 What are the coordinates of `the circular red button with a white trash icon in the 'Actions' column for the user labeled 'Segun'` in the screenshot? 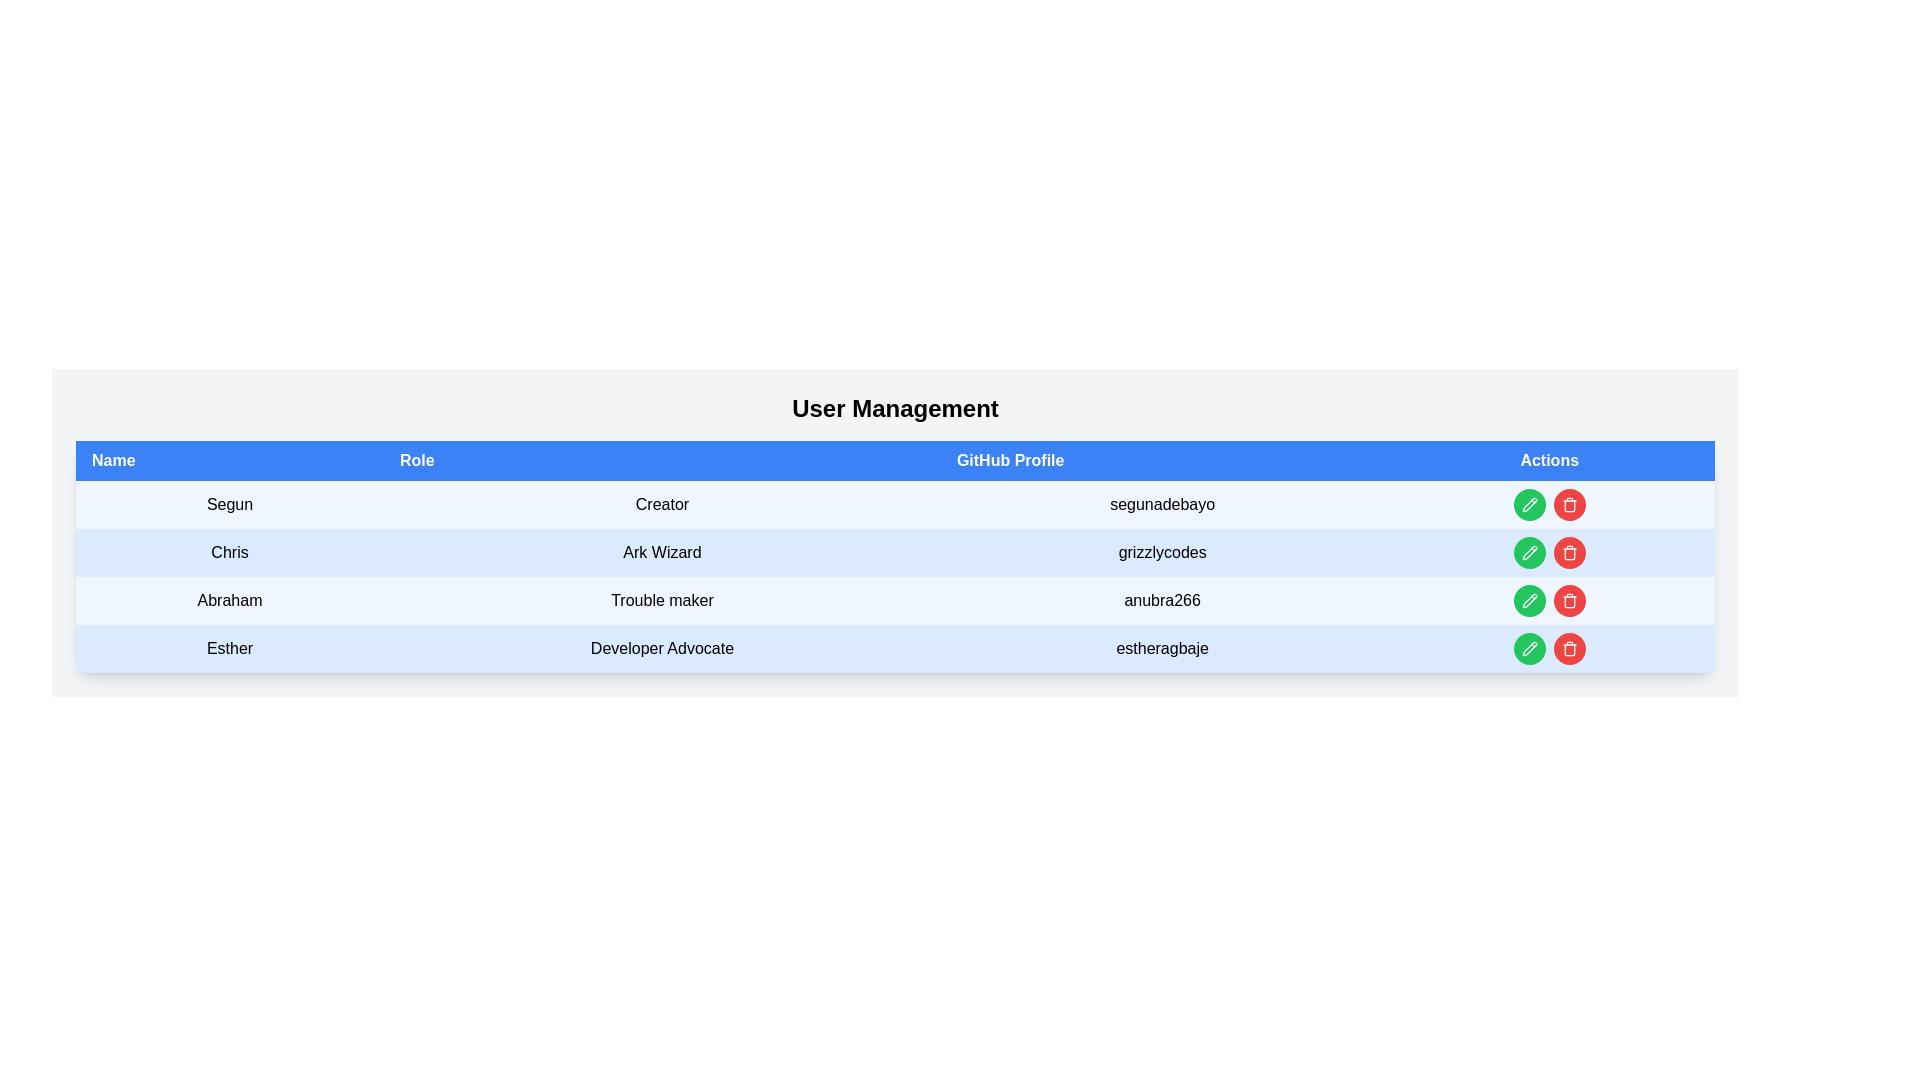 It's located at (1568, 504).